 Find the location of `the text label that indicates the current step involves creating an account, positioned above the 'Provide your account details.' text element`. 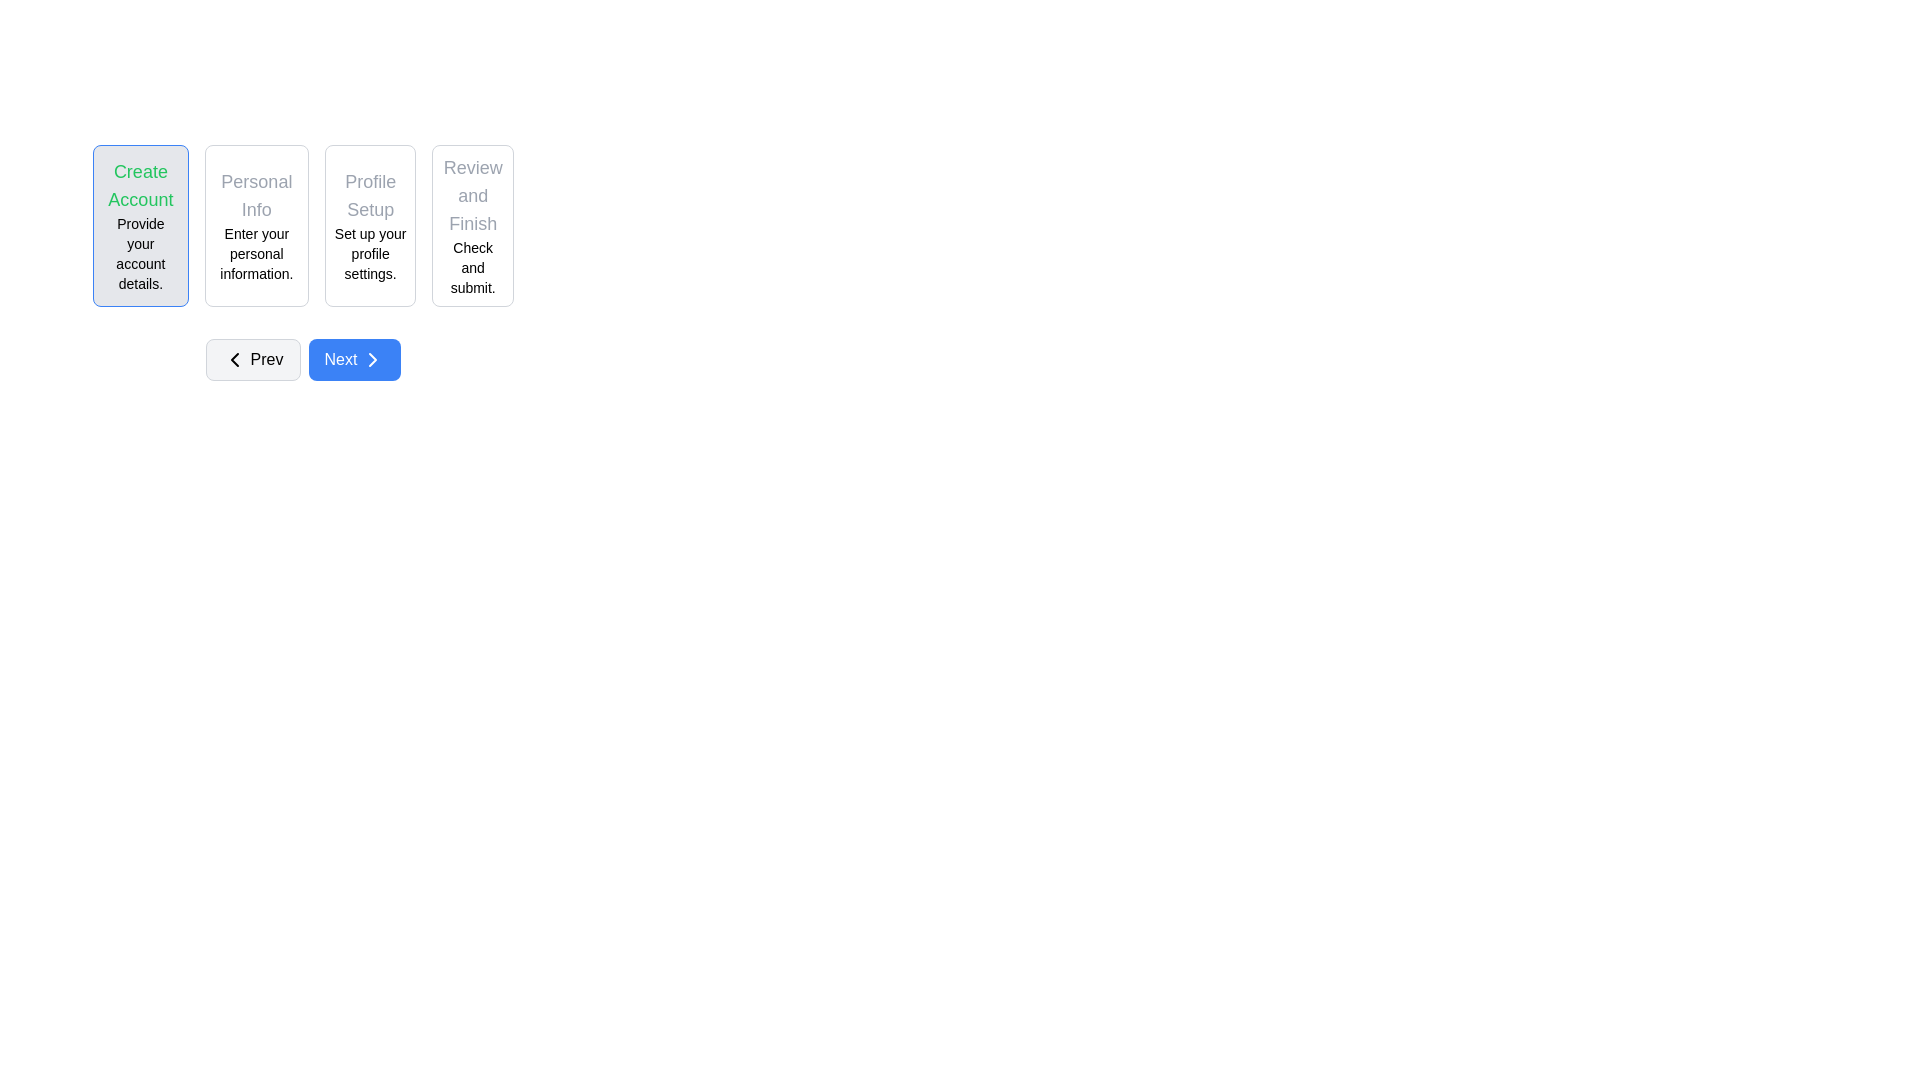

the text label that indicates the current step involves creating an account, positioned above the 'Provide your account details.' text element is located at coordinates (139, 185).